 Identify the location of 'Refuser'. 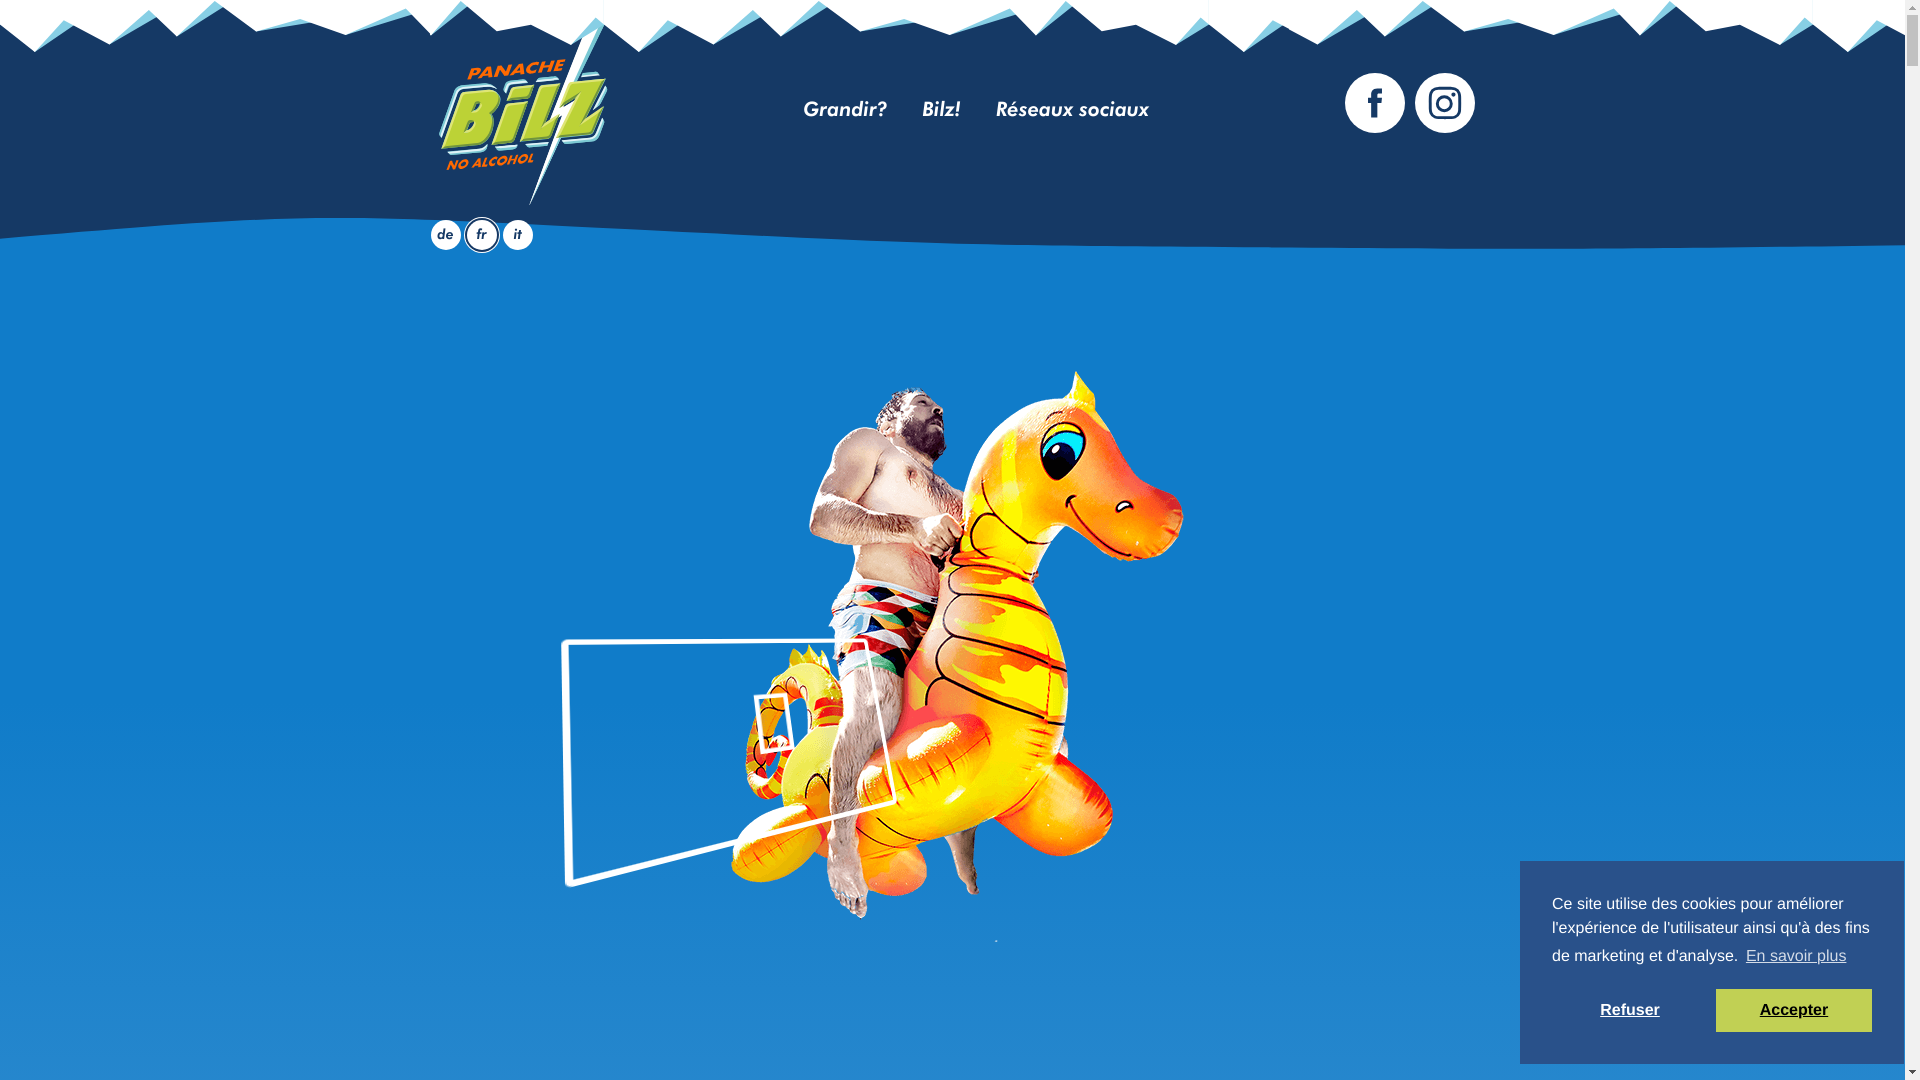
(1630, 1010).